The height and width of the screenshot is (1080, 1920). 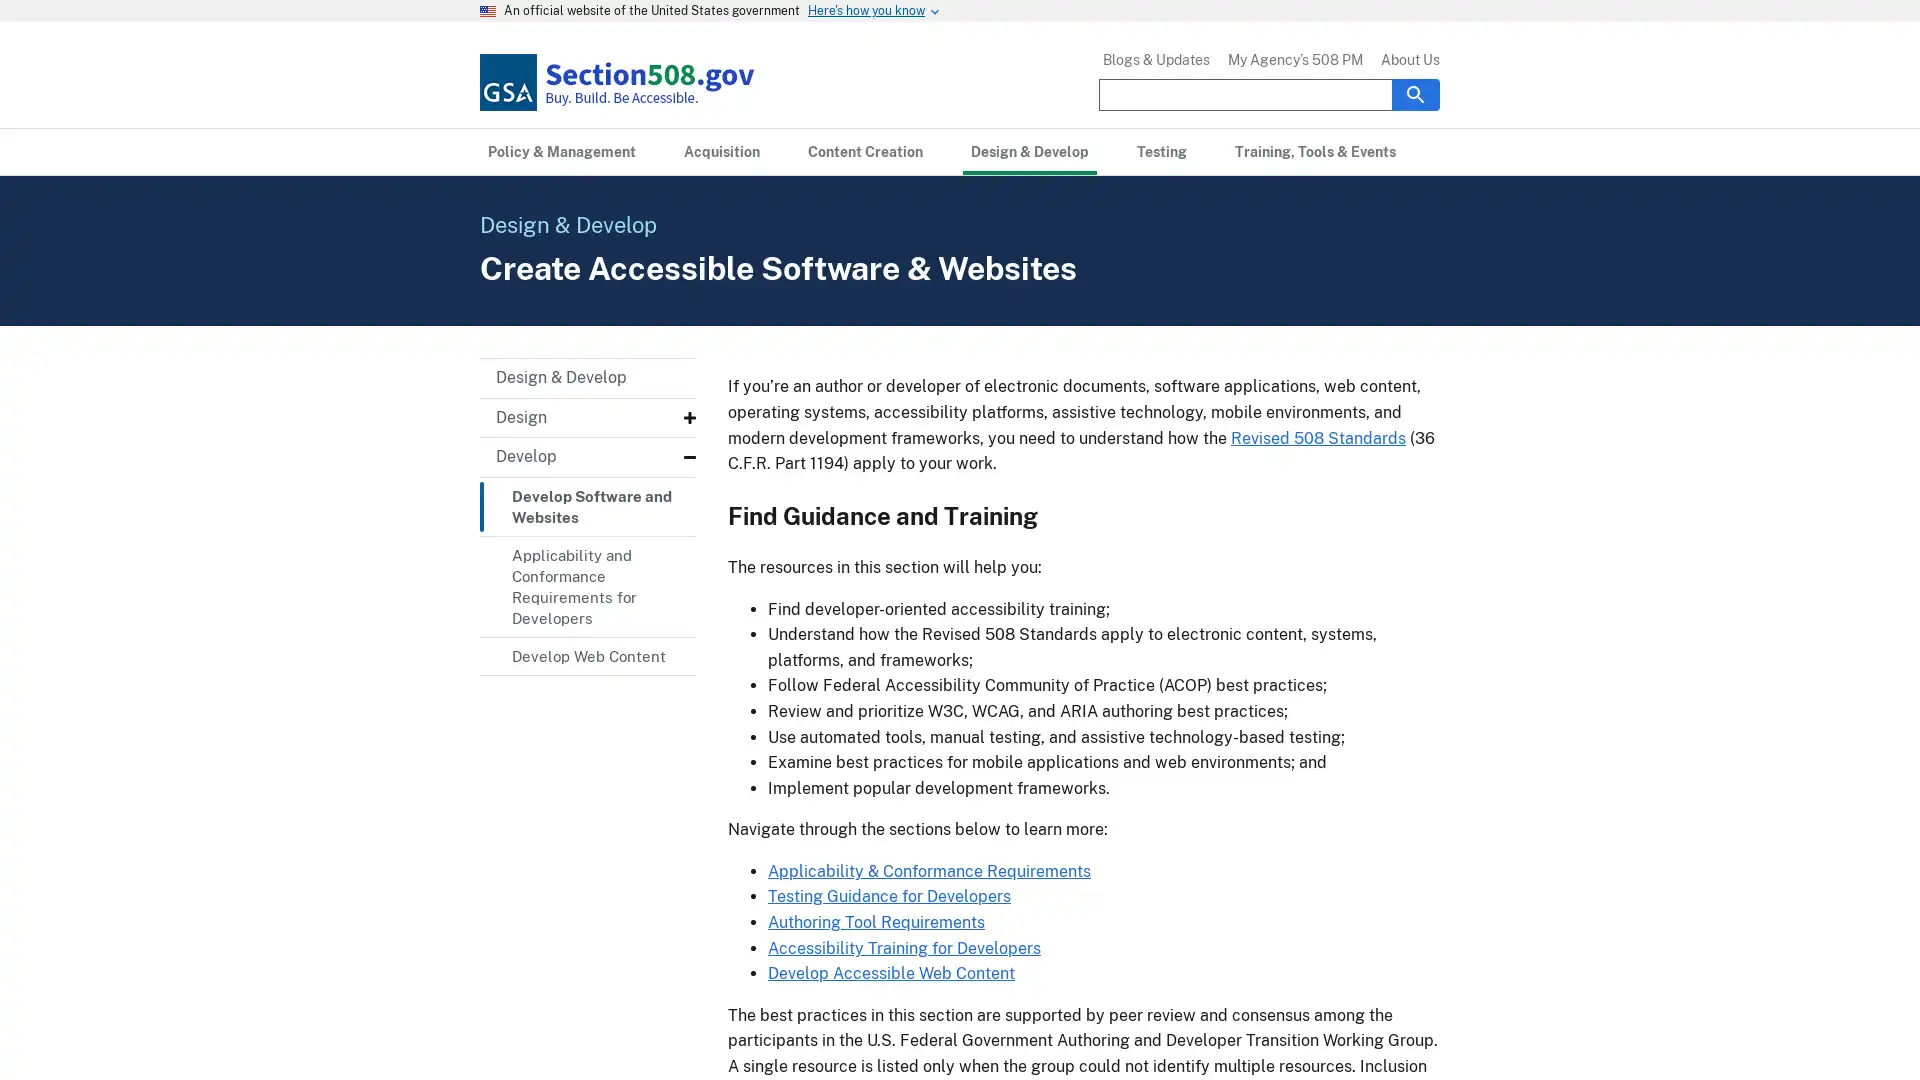 What do you see at coordinates (866, 11) in the screenshot?
I see `Here's how you know` at bounding box center [866, 11].